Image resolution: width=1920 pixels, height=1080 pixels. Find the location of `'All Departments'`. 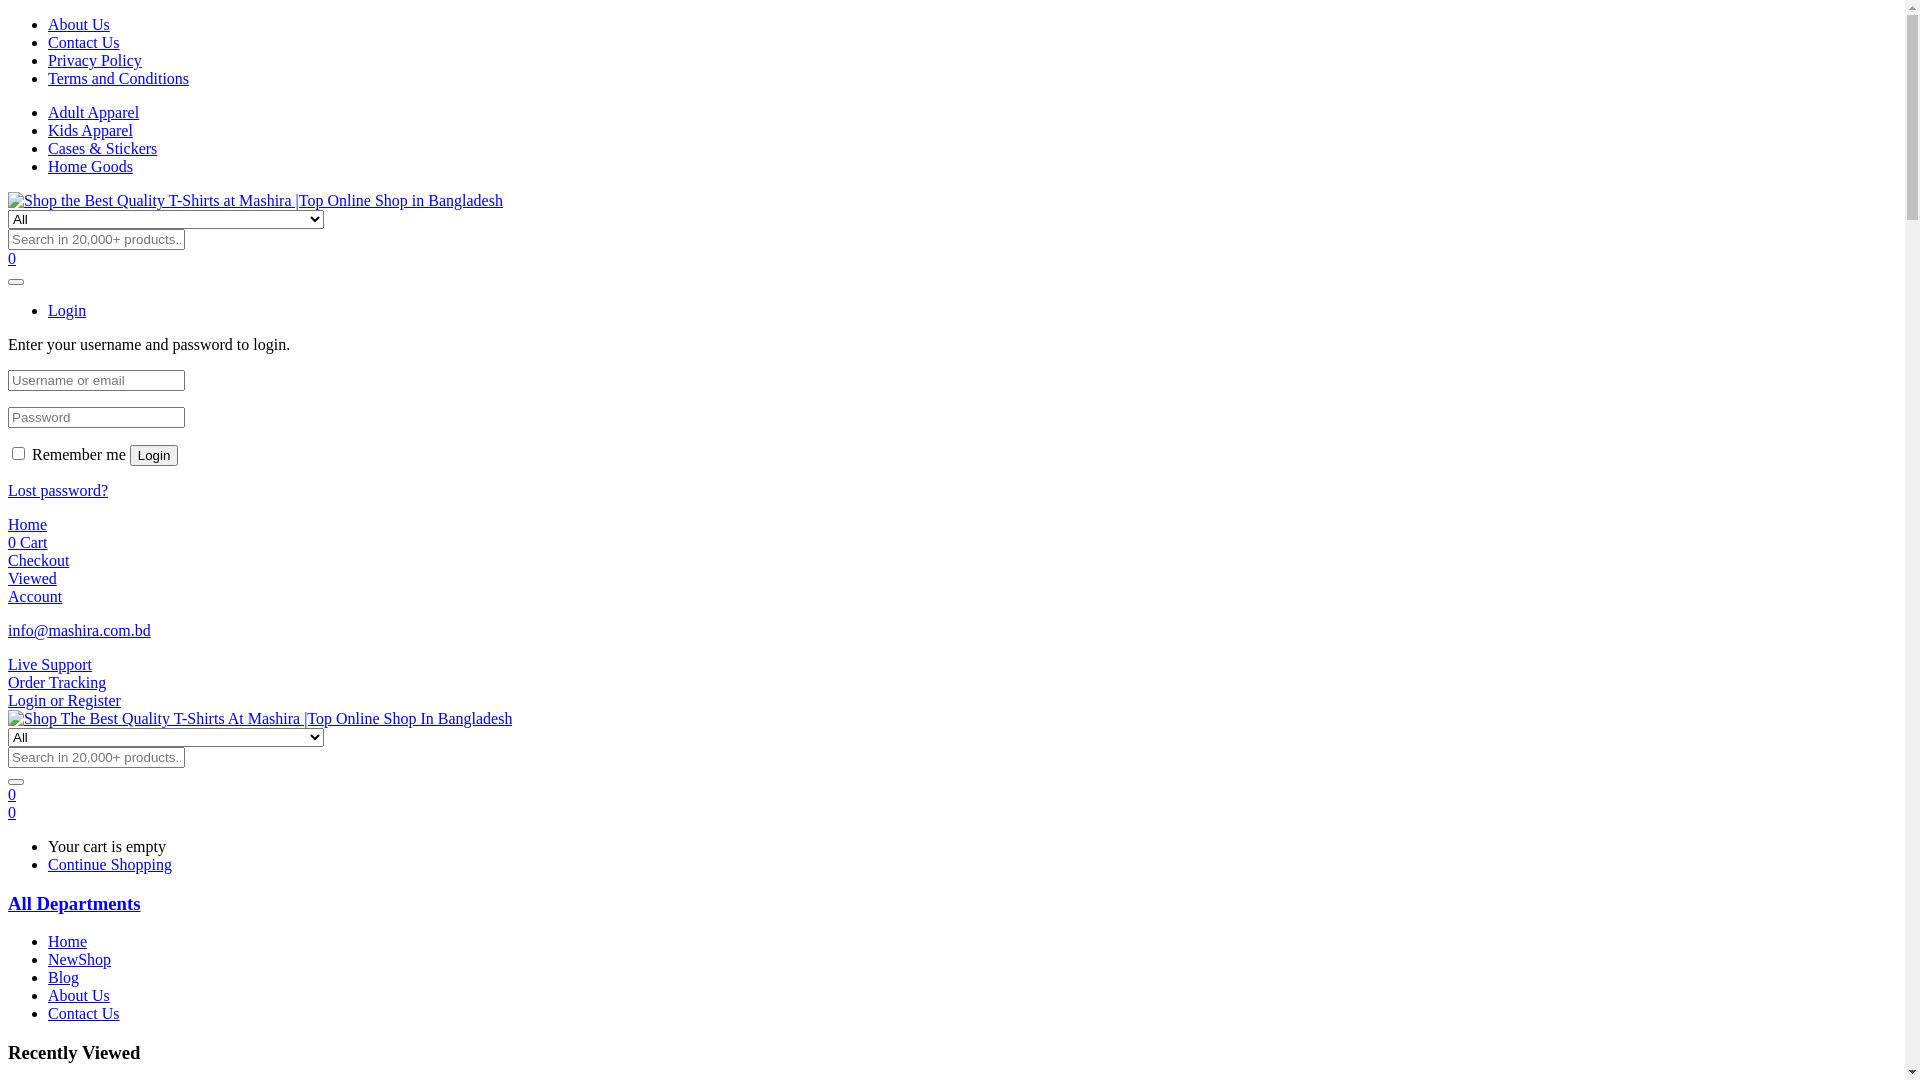

'All Departments' is located at coordinates (73, 903).